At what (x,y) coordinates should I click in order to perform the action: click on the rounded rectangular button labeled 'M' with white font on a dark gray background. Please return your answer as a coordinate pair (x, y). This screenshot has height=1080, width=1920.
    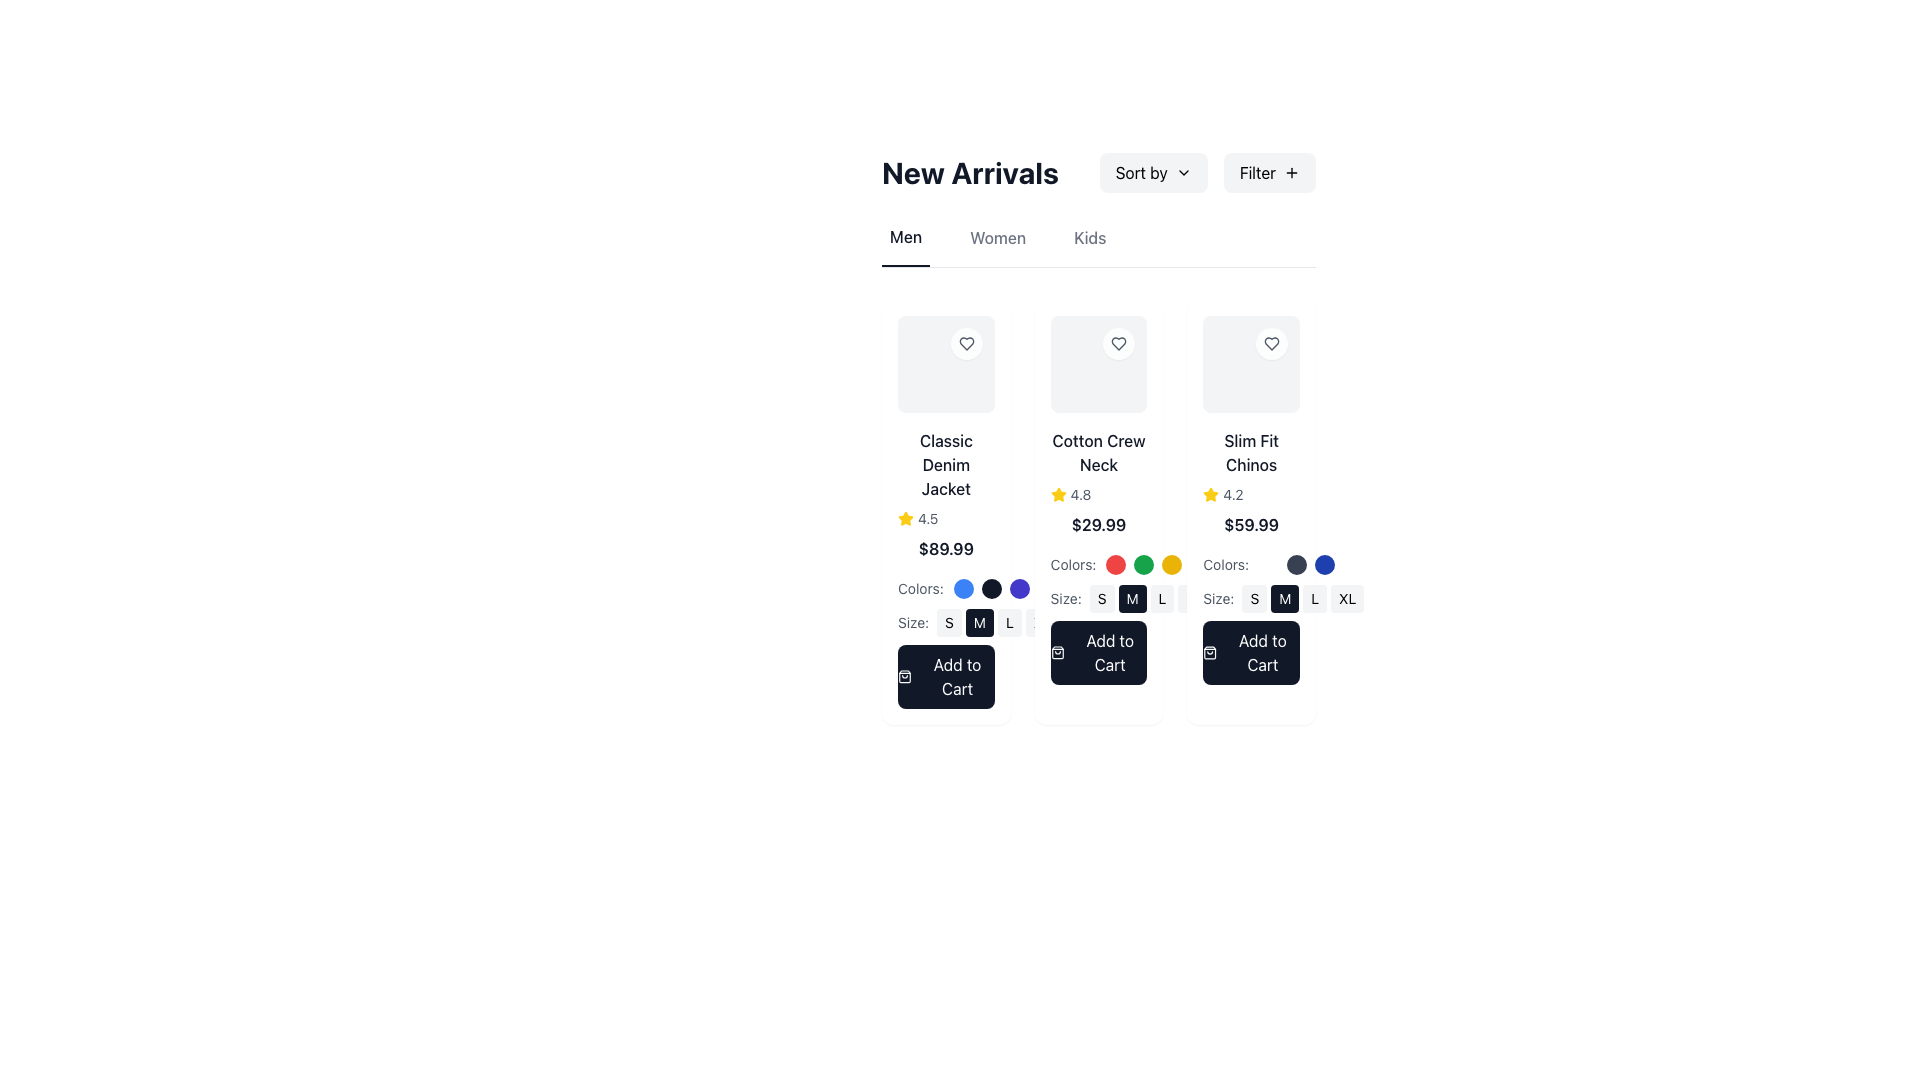
    Looking at the image, I should click on (979, 621).